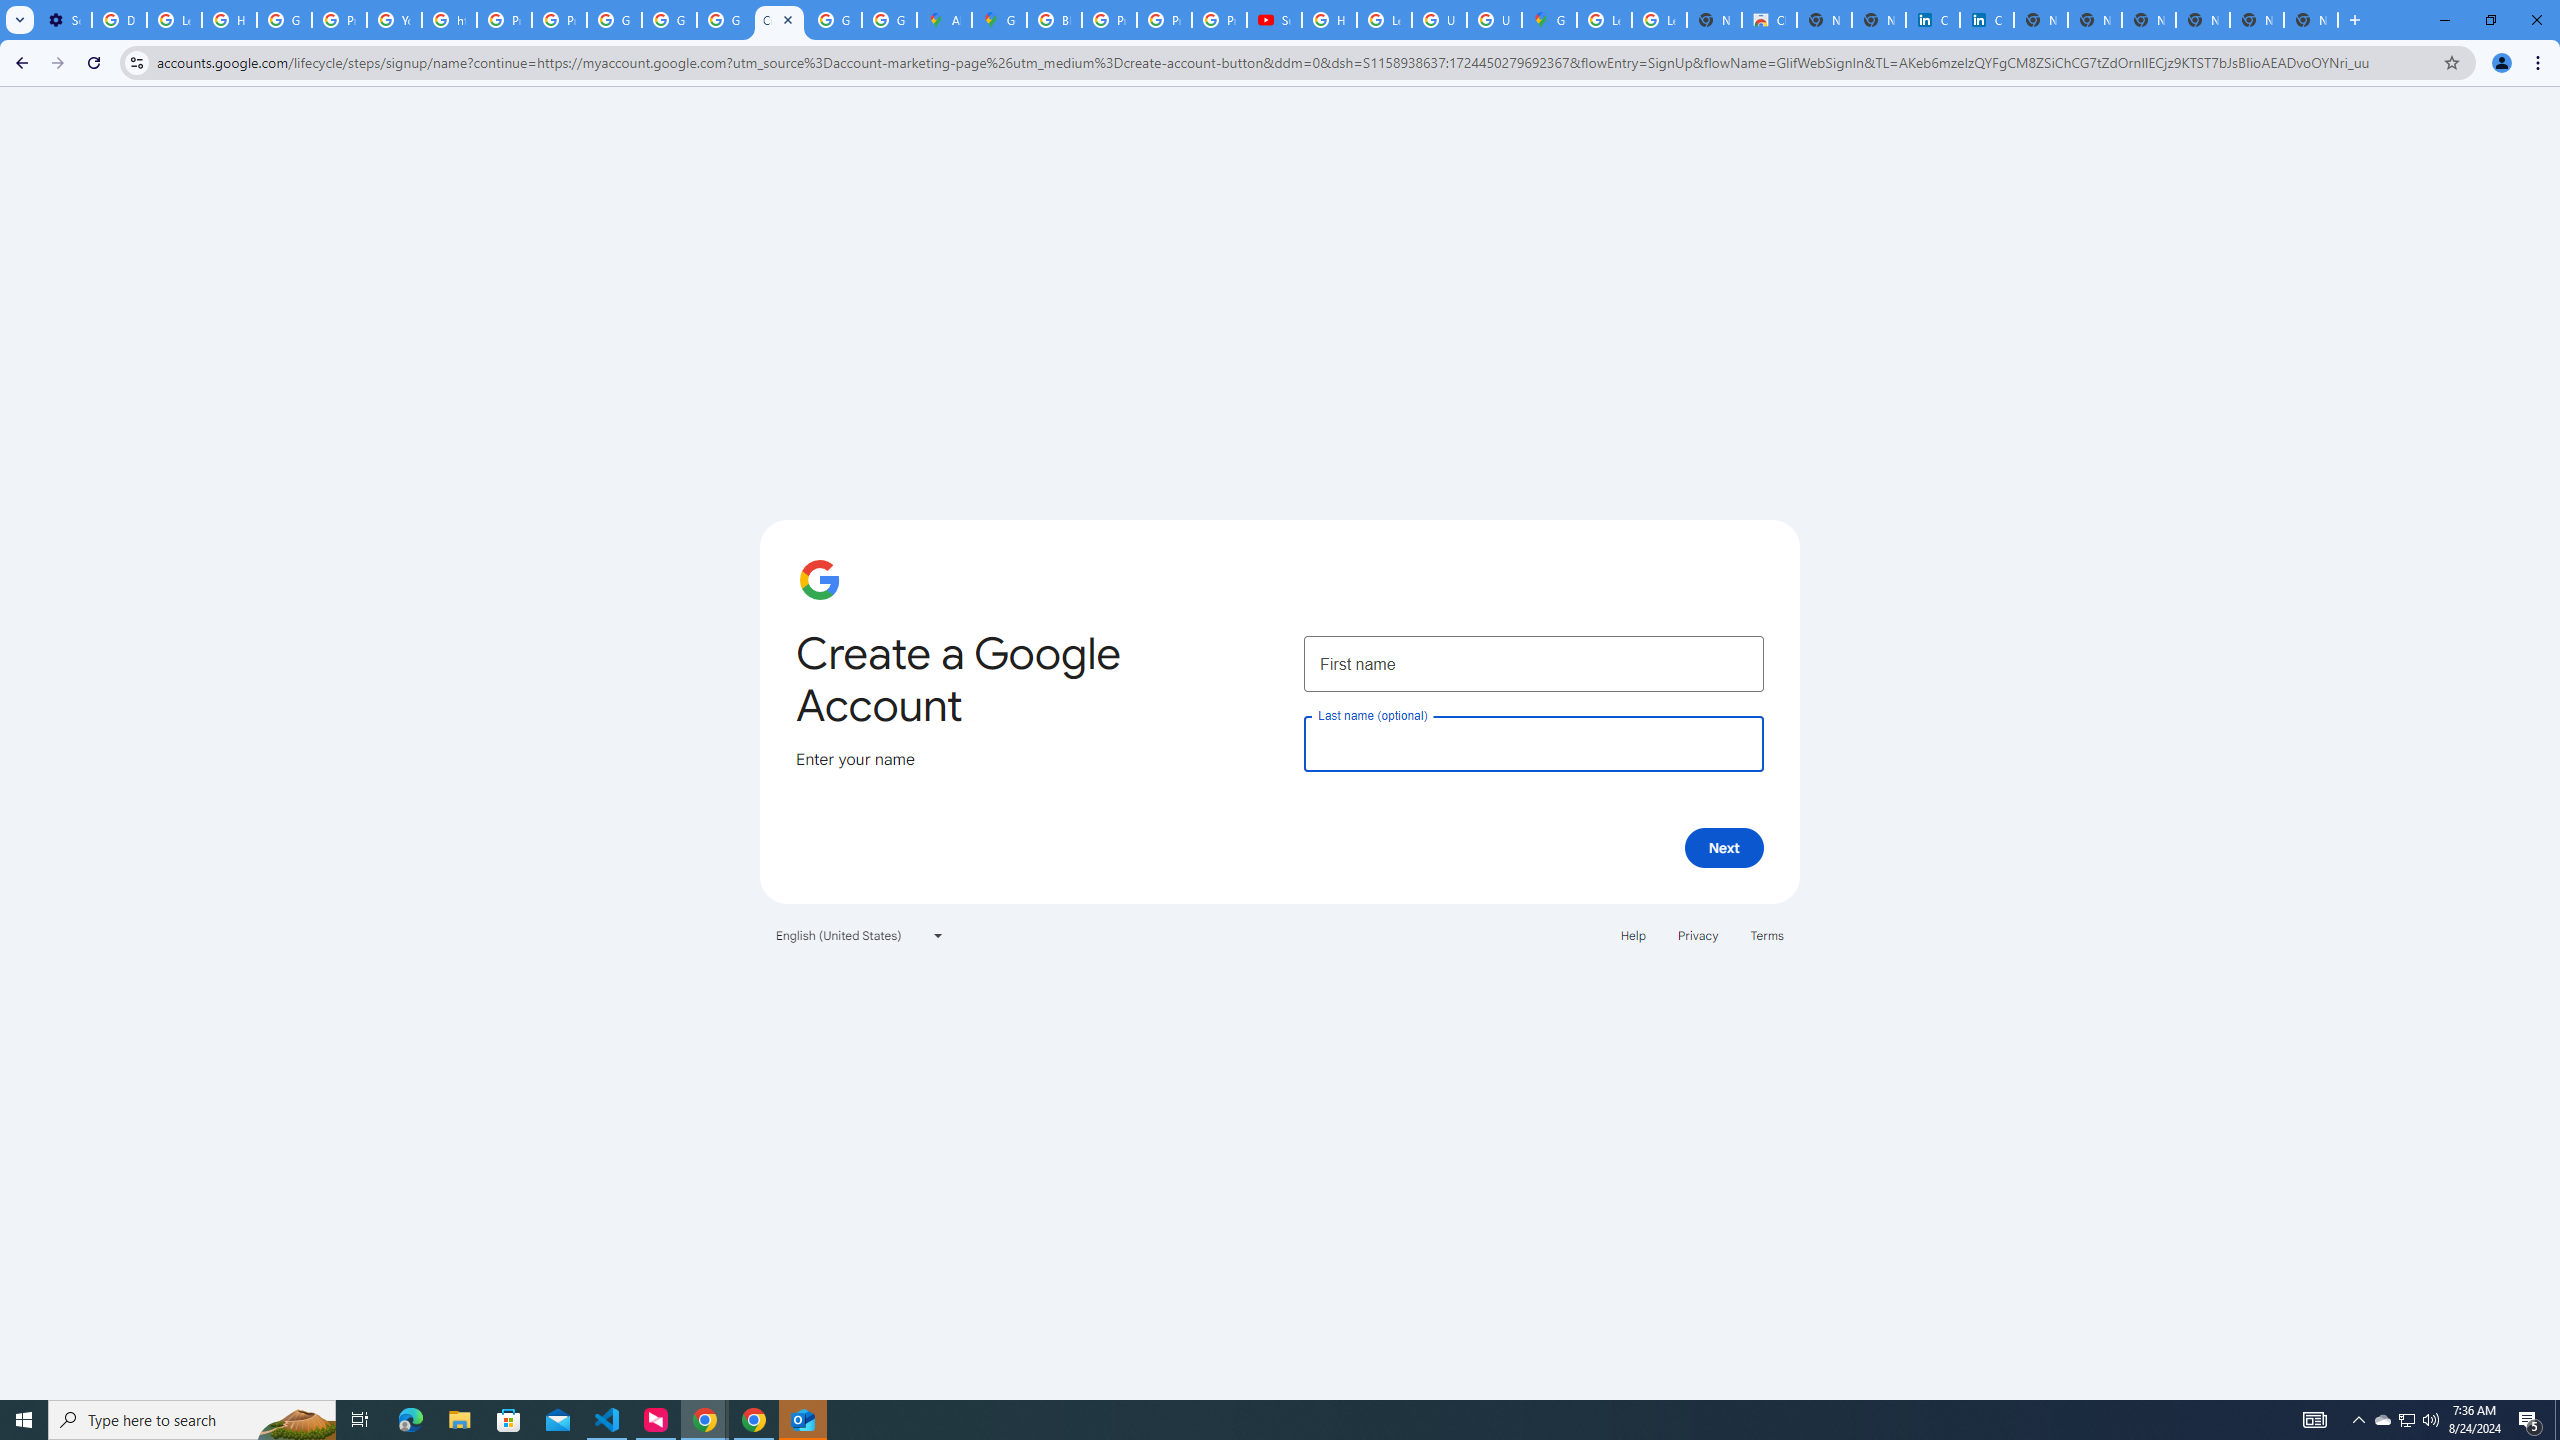 The height and width of the screenshot is (1440, 2560). Describe the element at coordinates (118, 19) in the screenshot. I see `'Delete photos & videos - Computer - Google Photos Help'` at that location.